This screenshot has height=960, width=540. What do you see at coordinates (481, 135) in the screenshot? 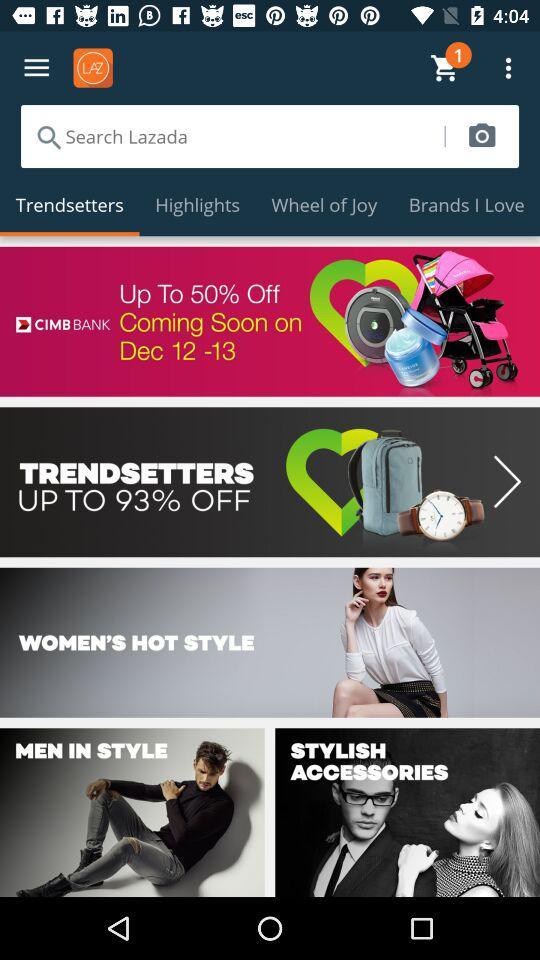
I see `camera` at bounding box center [481, 135].